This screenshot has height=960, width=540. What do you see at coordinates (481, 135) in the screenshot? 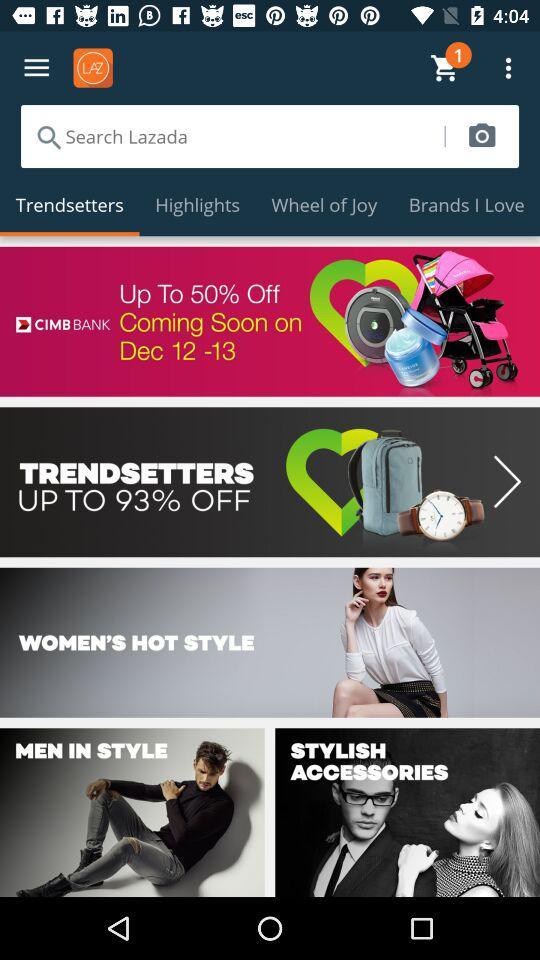
I see `camera` at bounding box center [481, 135].